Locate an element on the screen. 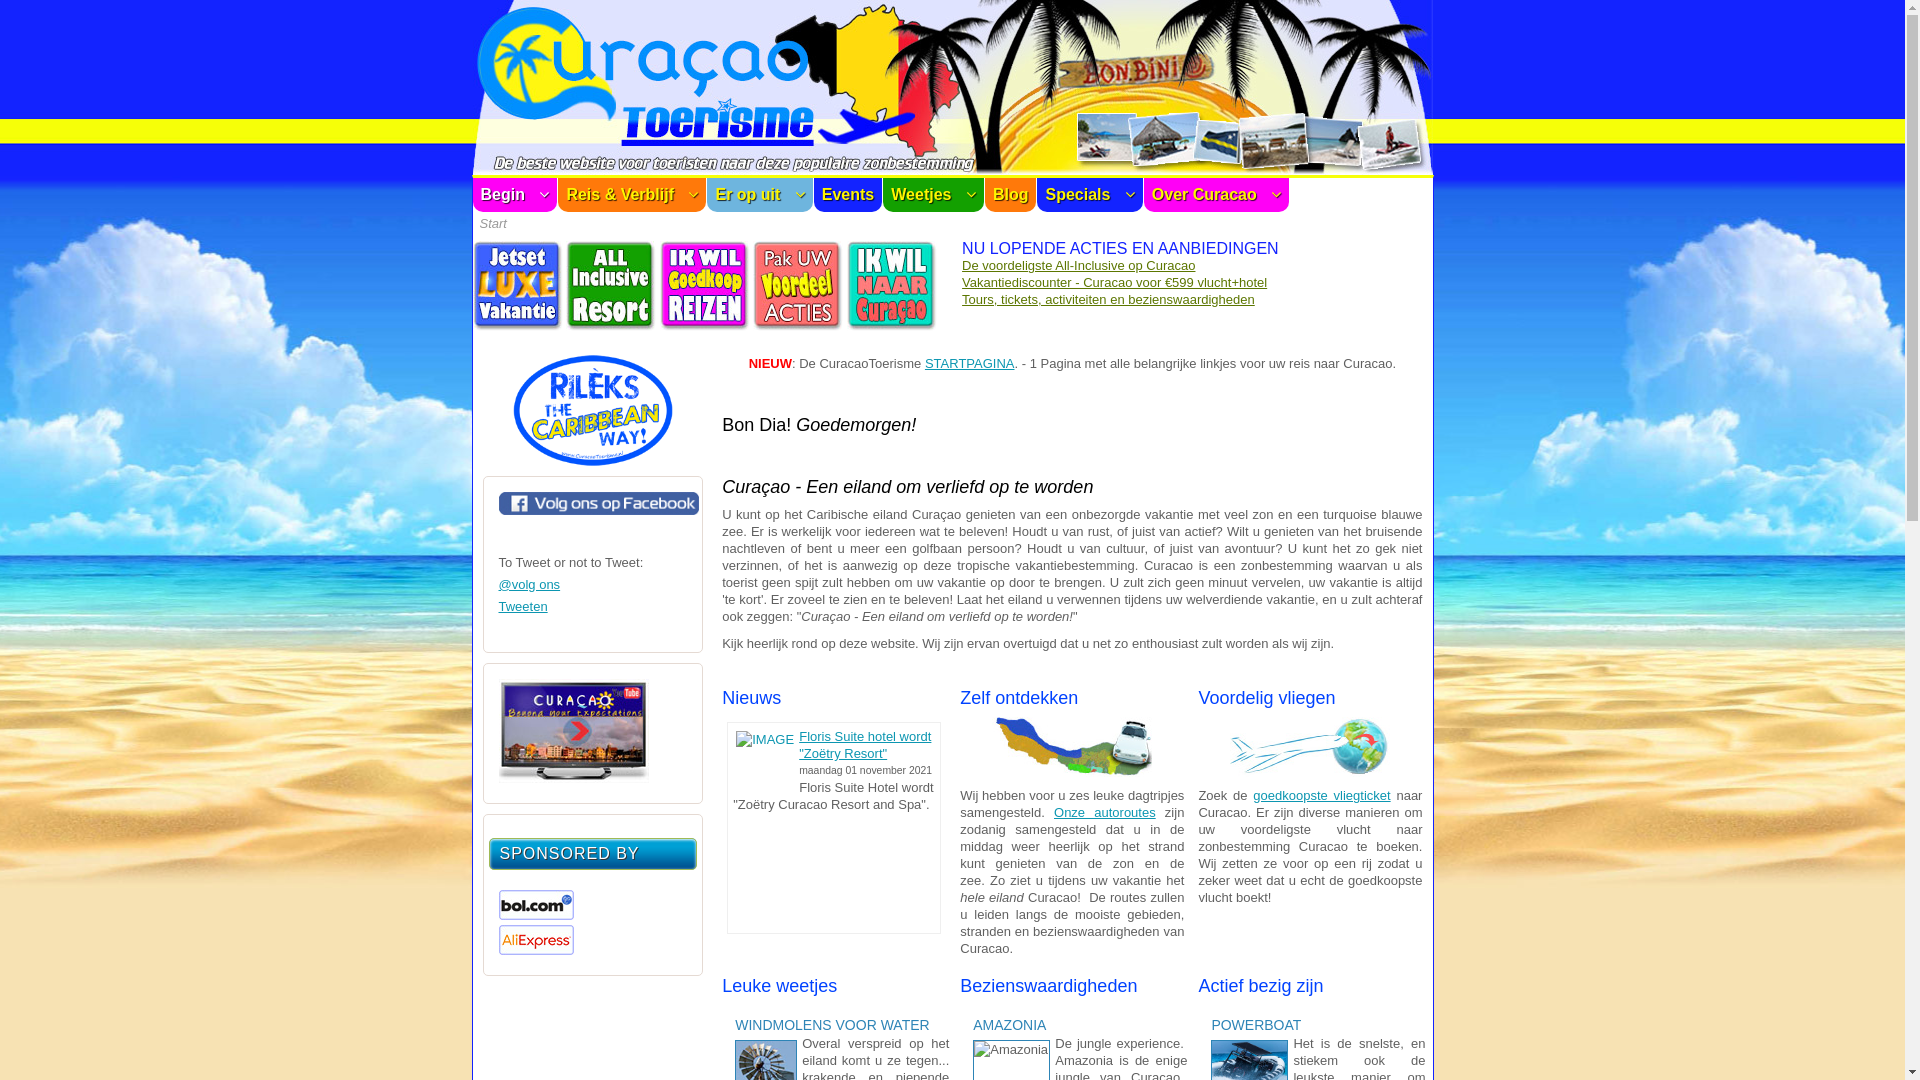 This screenshot has height=1080, width=1920. '@volg ons' is located at coordinates (528, 584).